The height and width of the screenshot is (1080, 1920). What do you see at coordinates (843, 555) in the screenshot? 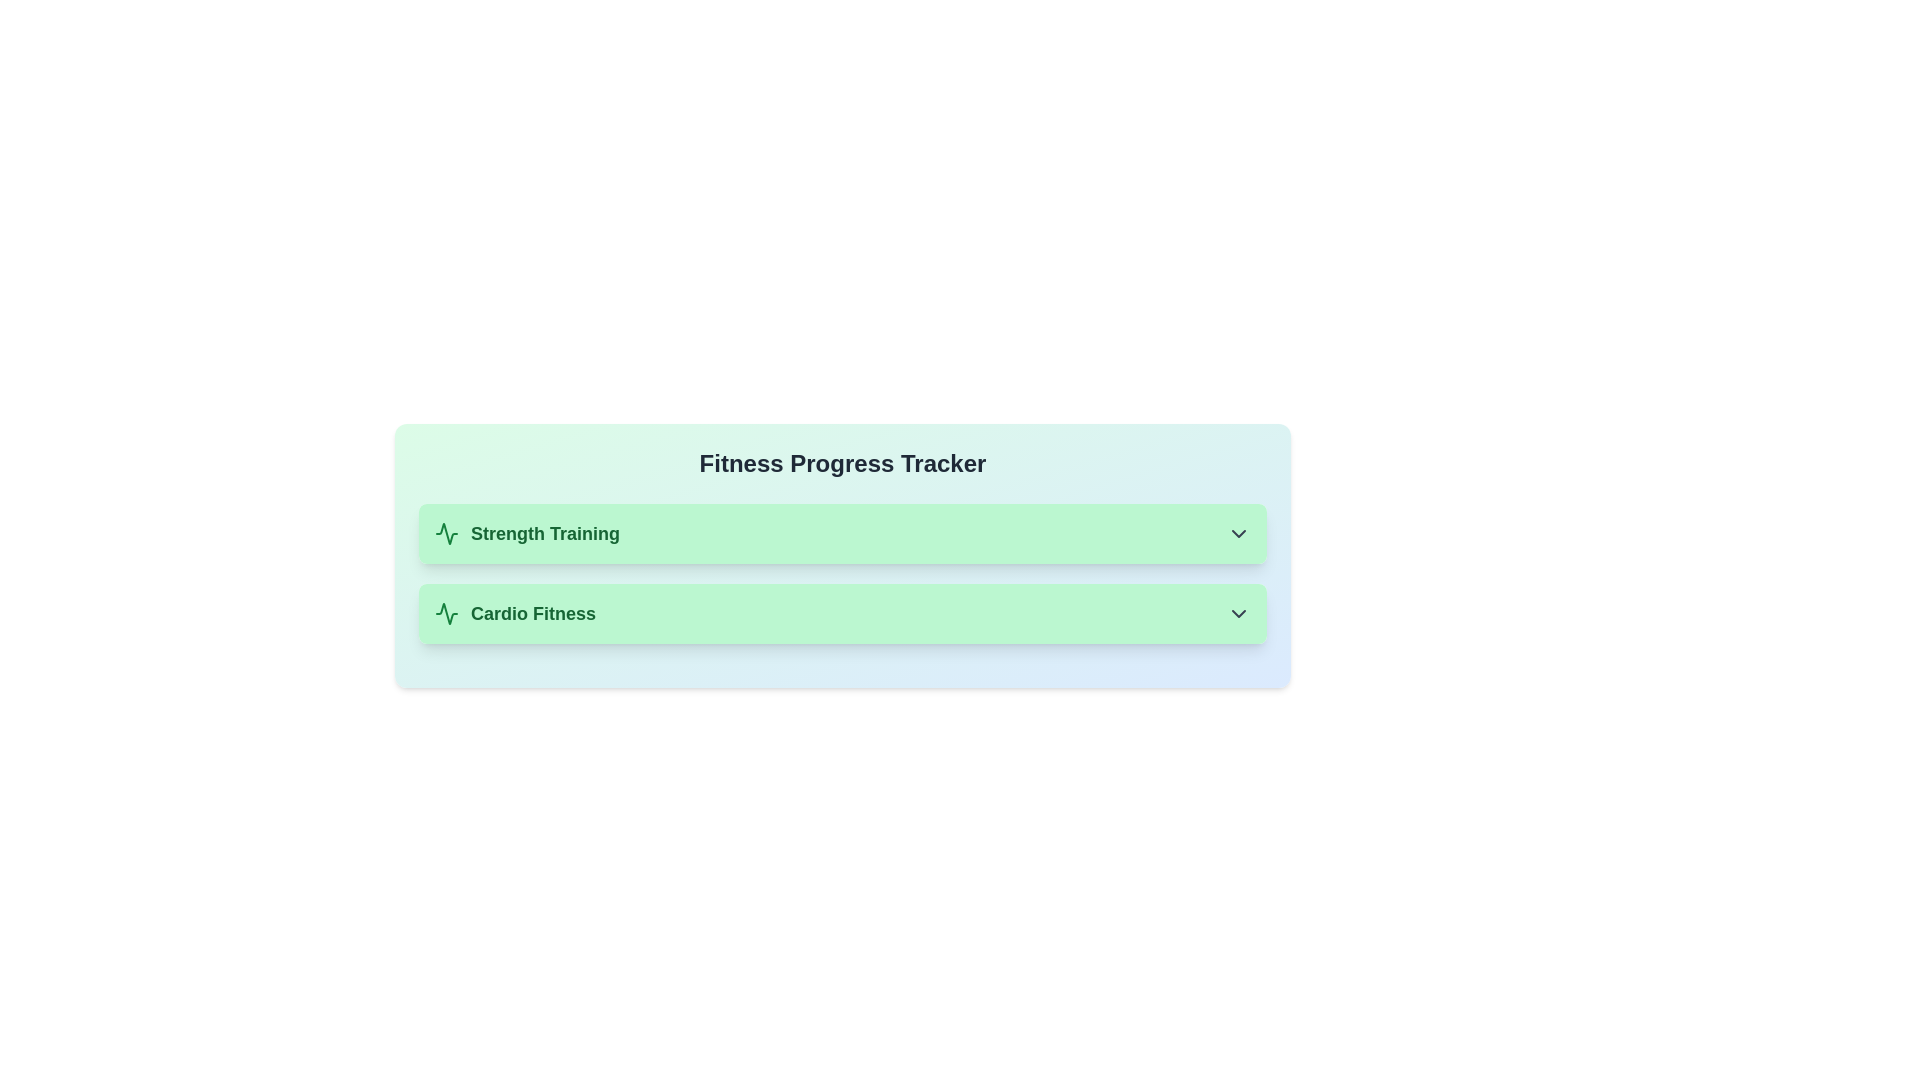
I see `the expand button of the 'Fitness Progress Tracker' panel` at bounding box center [843, 555].